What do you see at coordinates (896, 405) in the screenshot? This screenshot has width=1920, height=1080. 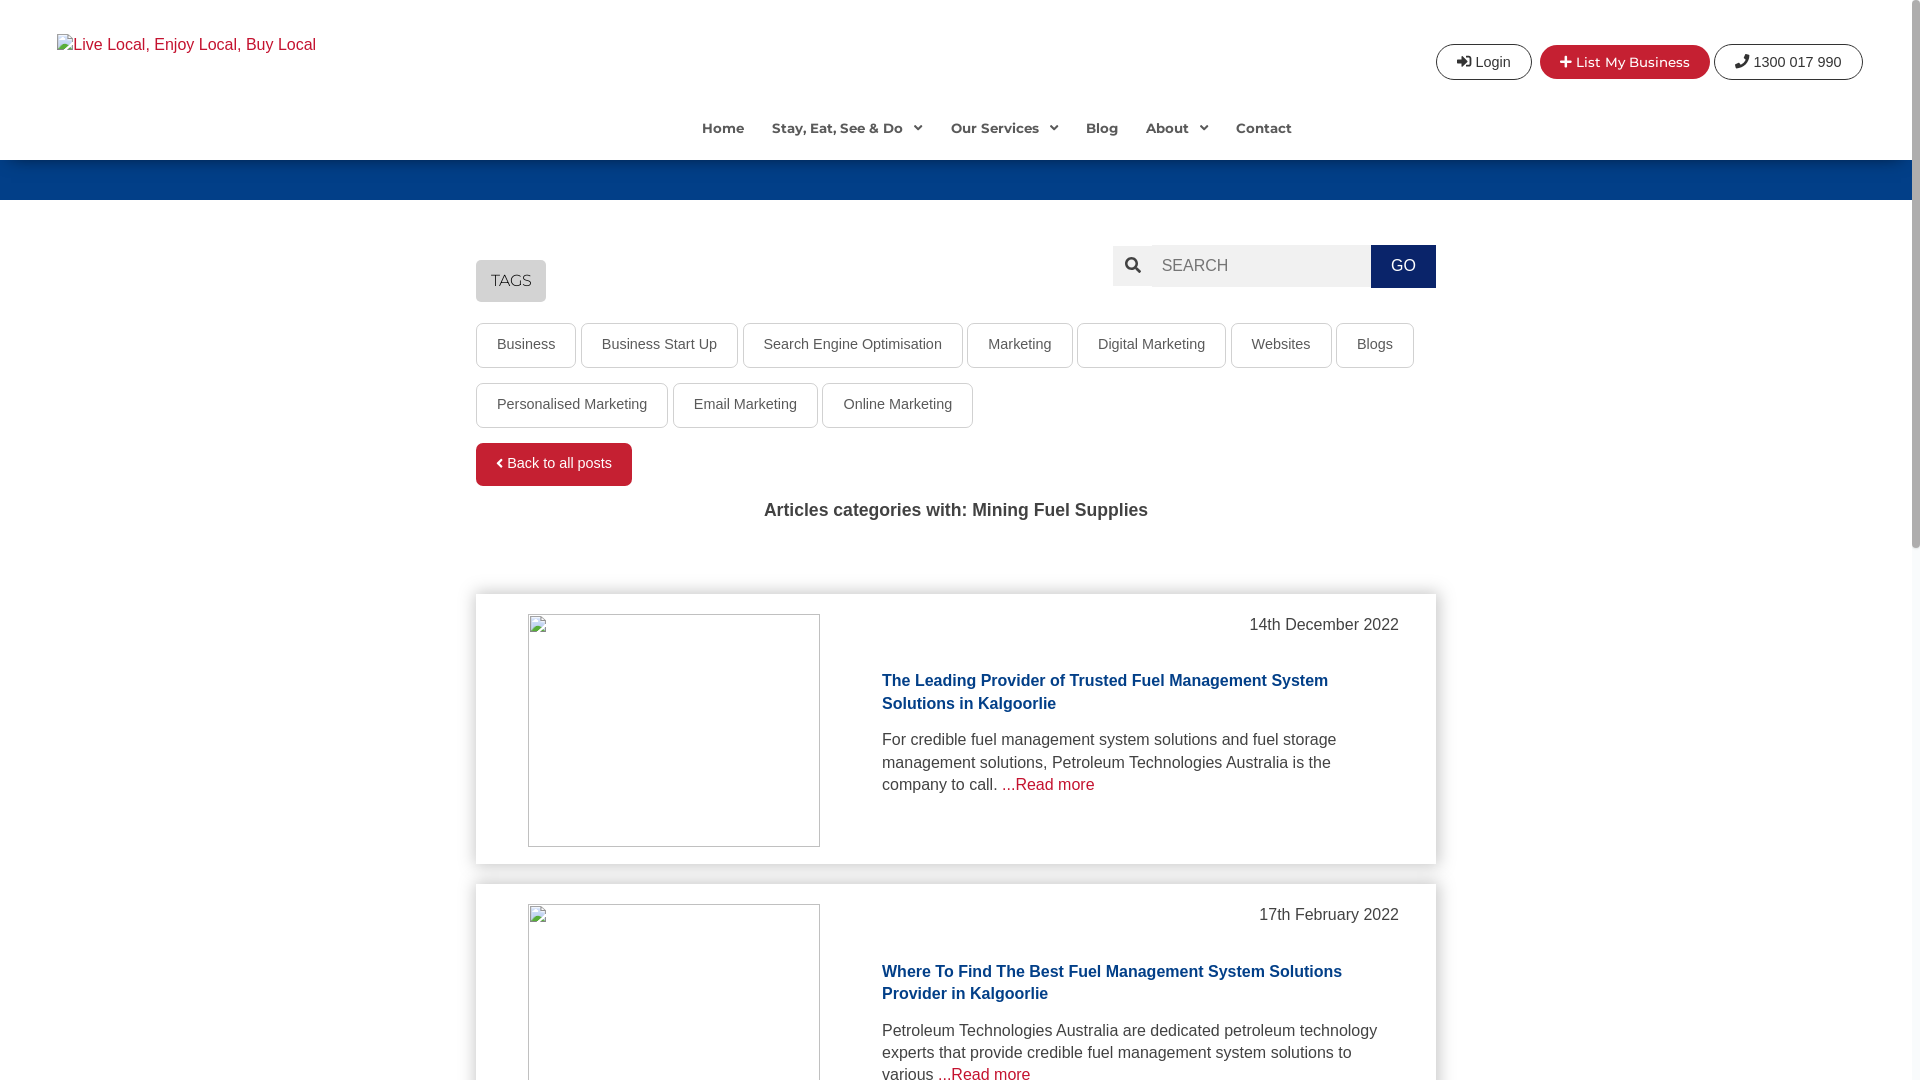 I see `'Online Marketing'` at bounding box center [896, 405].